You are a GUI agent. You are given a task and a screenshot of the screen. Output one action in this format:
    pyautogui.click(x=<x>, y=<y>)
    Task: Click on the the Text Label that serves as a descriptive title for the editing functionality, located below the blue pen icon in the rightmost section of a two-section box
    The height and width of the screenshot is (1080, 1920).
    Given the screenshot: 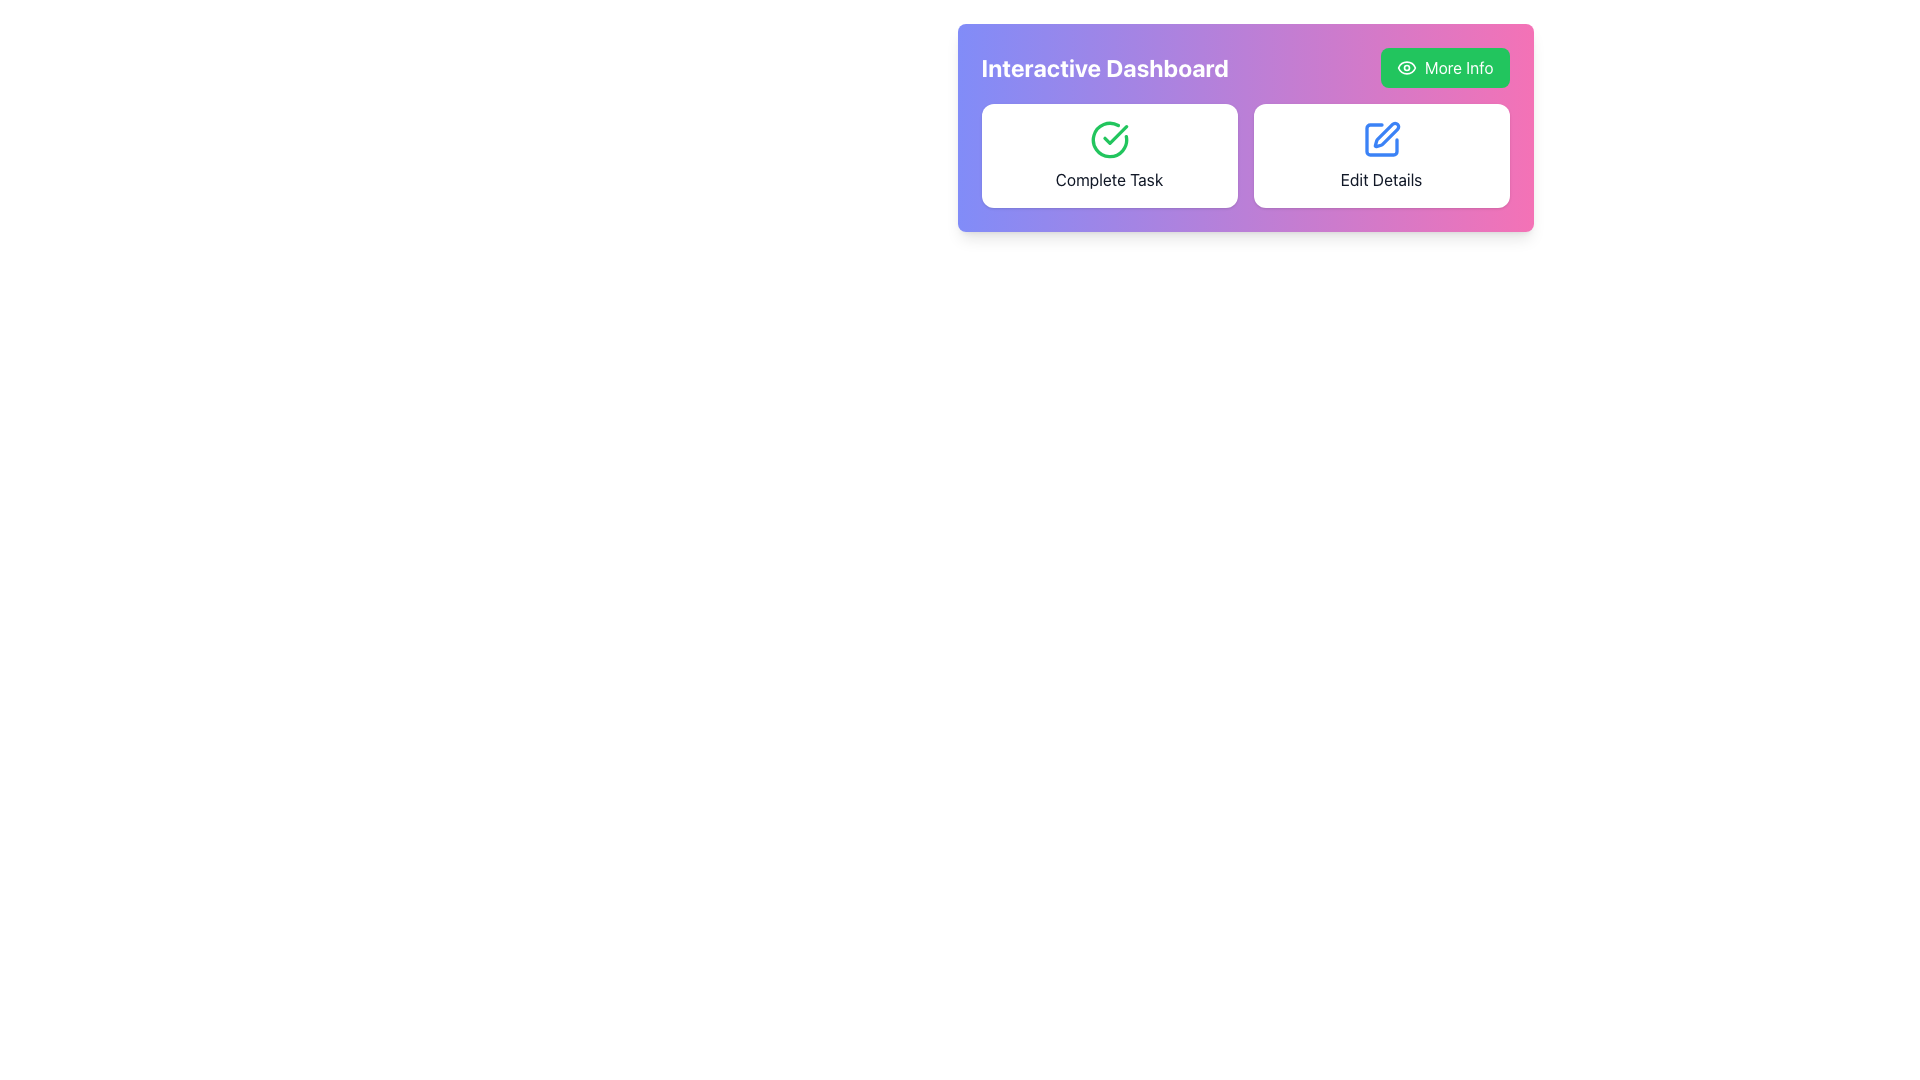 What is the action you would take?
    pyautogui.click(x=1380, y=180)
    